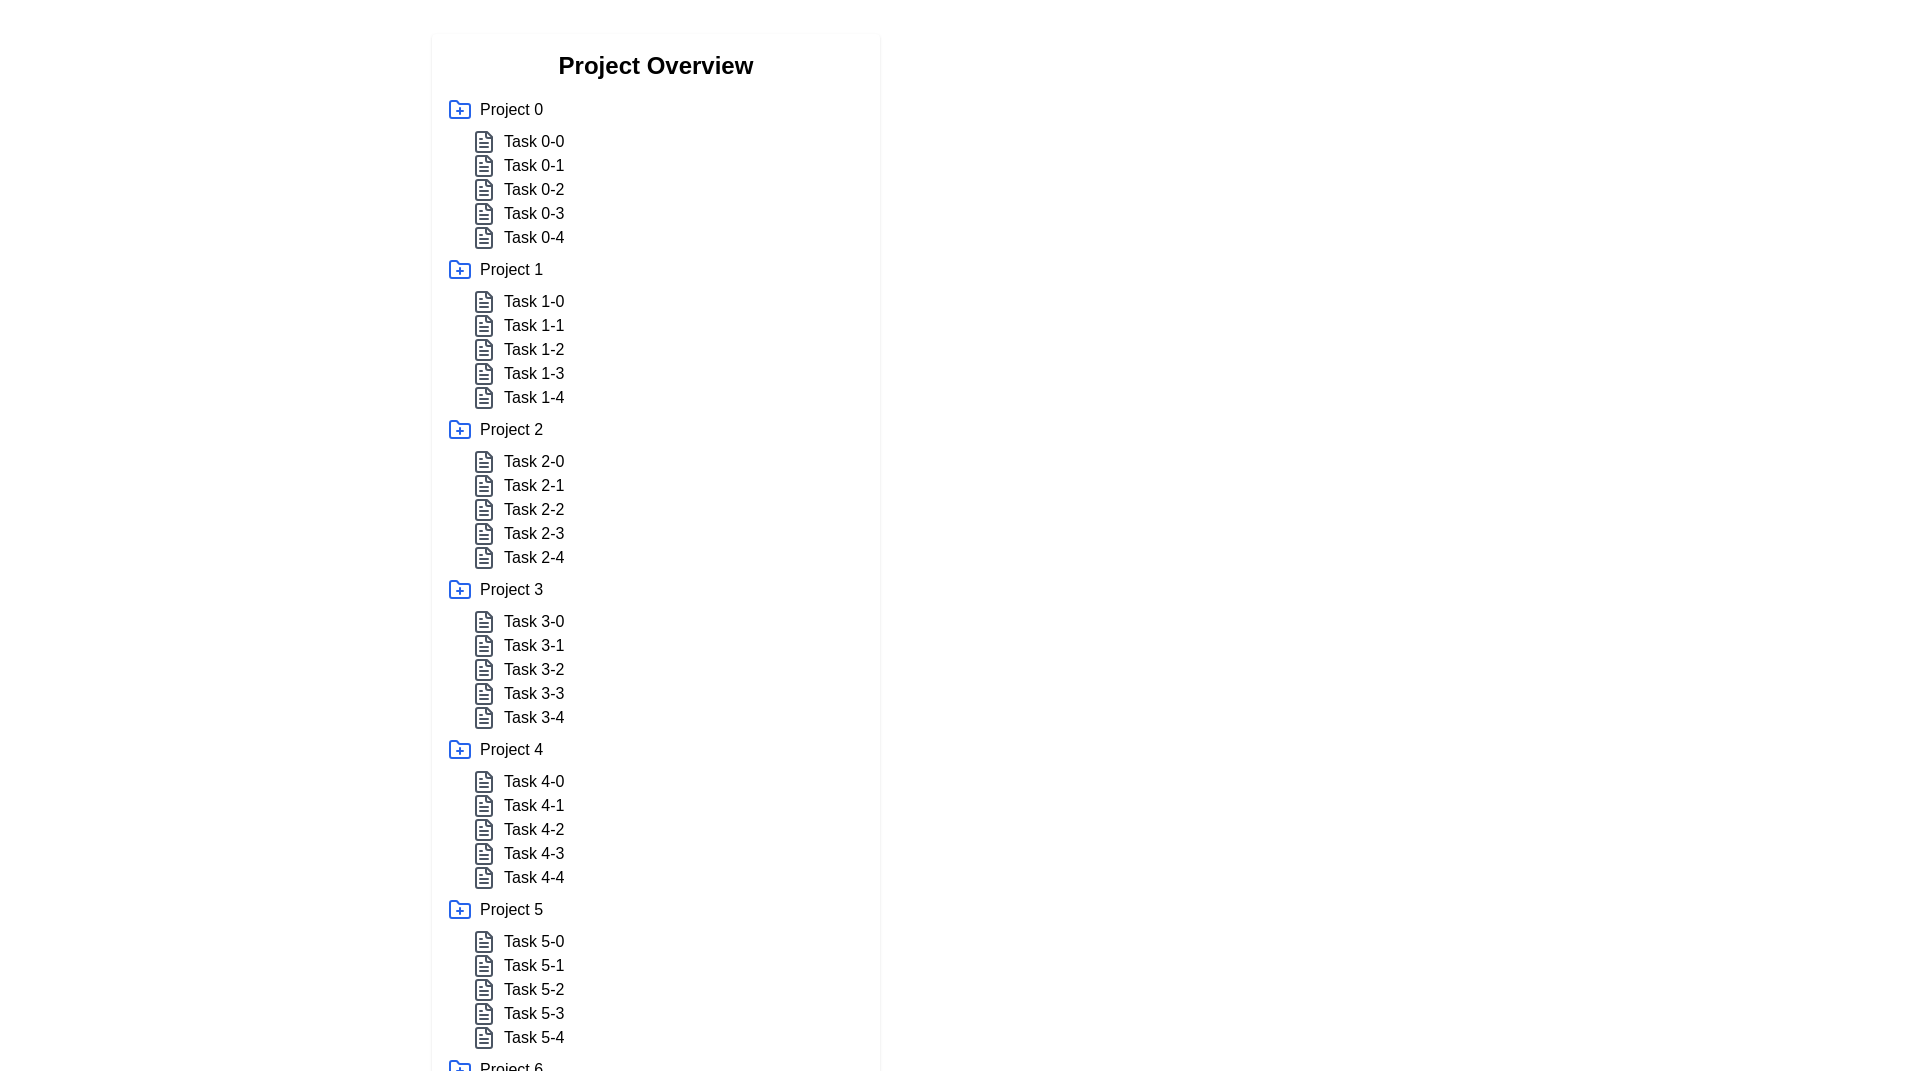 The image size is (1920, 1080). I want to click on the text label 'Task 2-2', which is aligned to the left within the 'Project 2' list as the third item, so click(534, 508).